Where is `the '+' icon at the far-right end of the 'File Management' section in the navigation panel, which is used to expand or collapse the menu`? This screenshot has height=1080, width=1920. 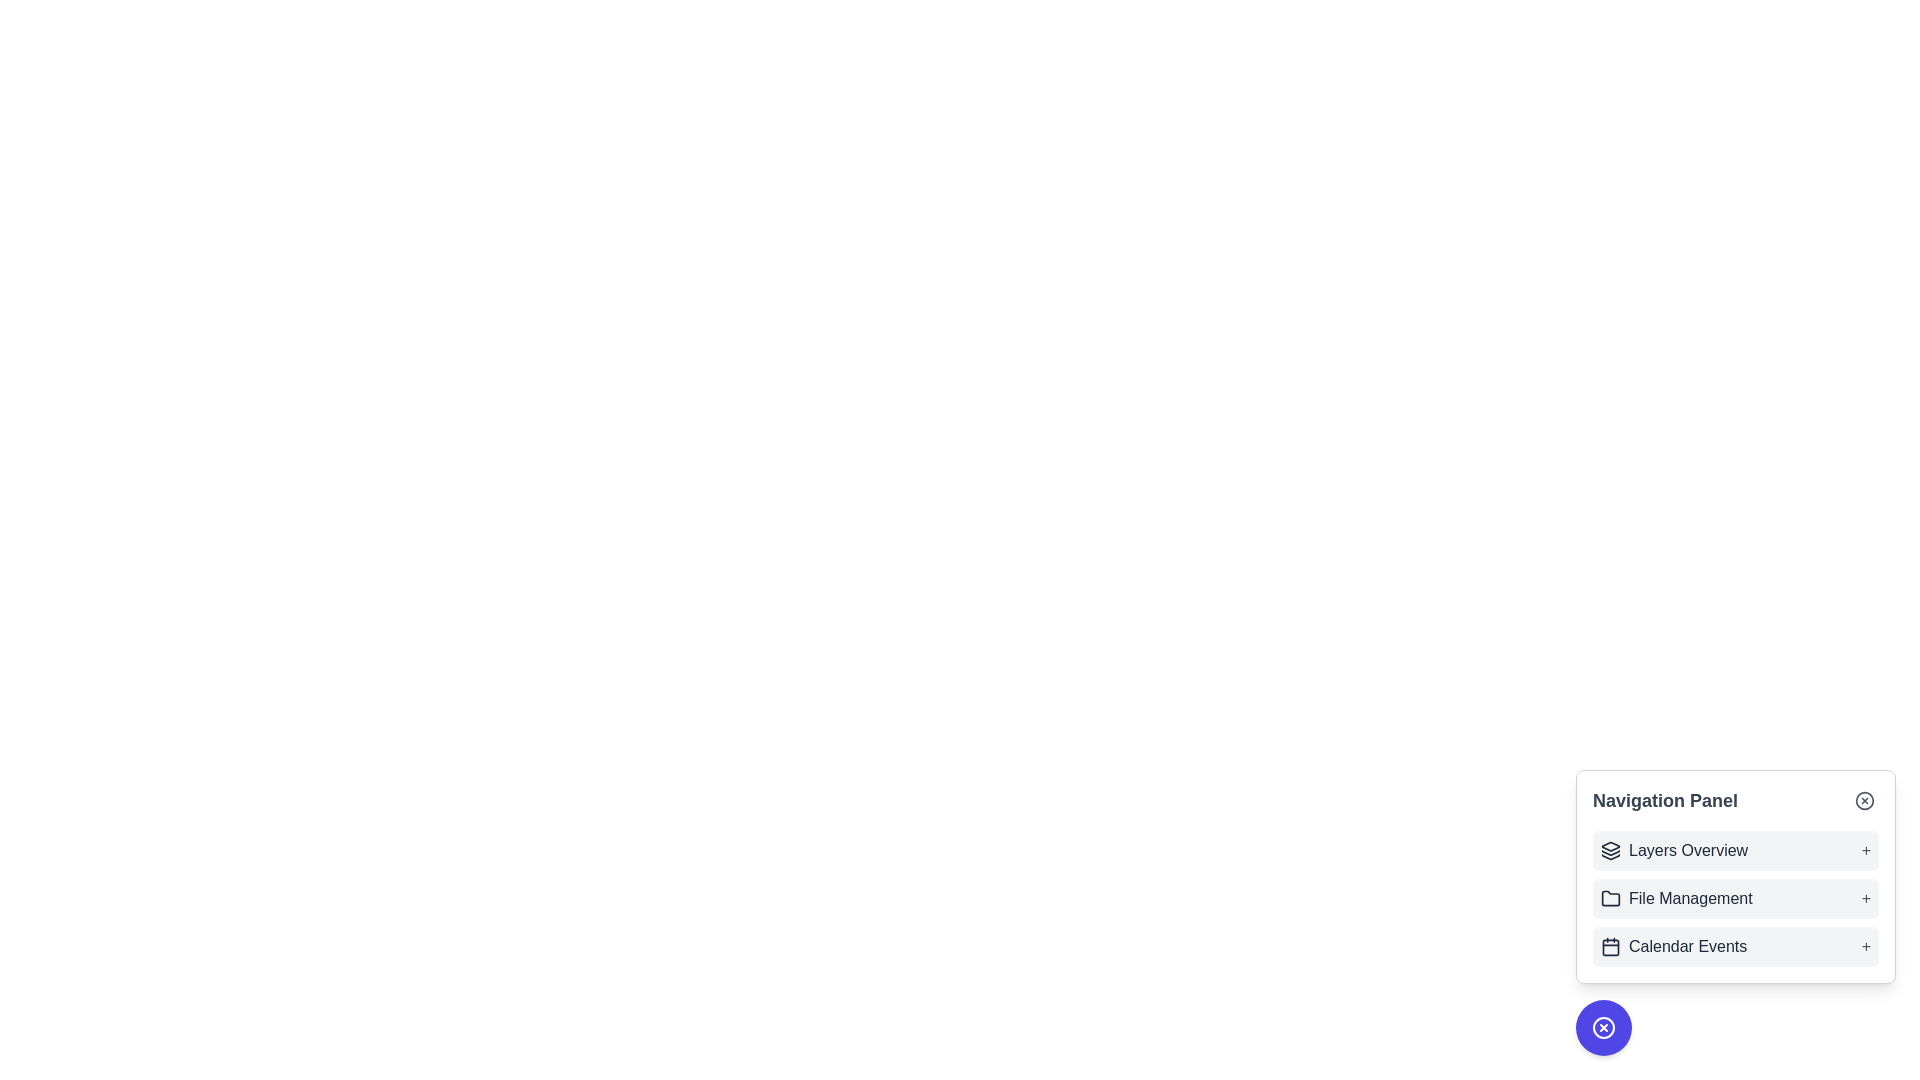
the '+' icon at the far-right end of the 'File Management' section in the navigation panel, which is used to expand or collapse the menu is located at coordinates (1865, 897).